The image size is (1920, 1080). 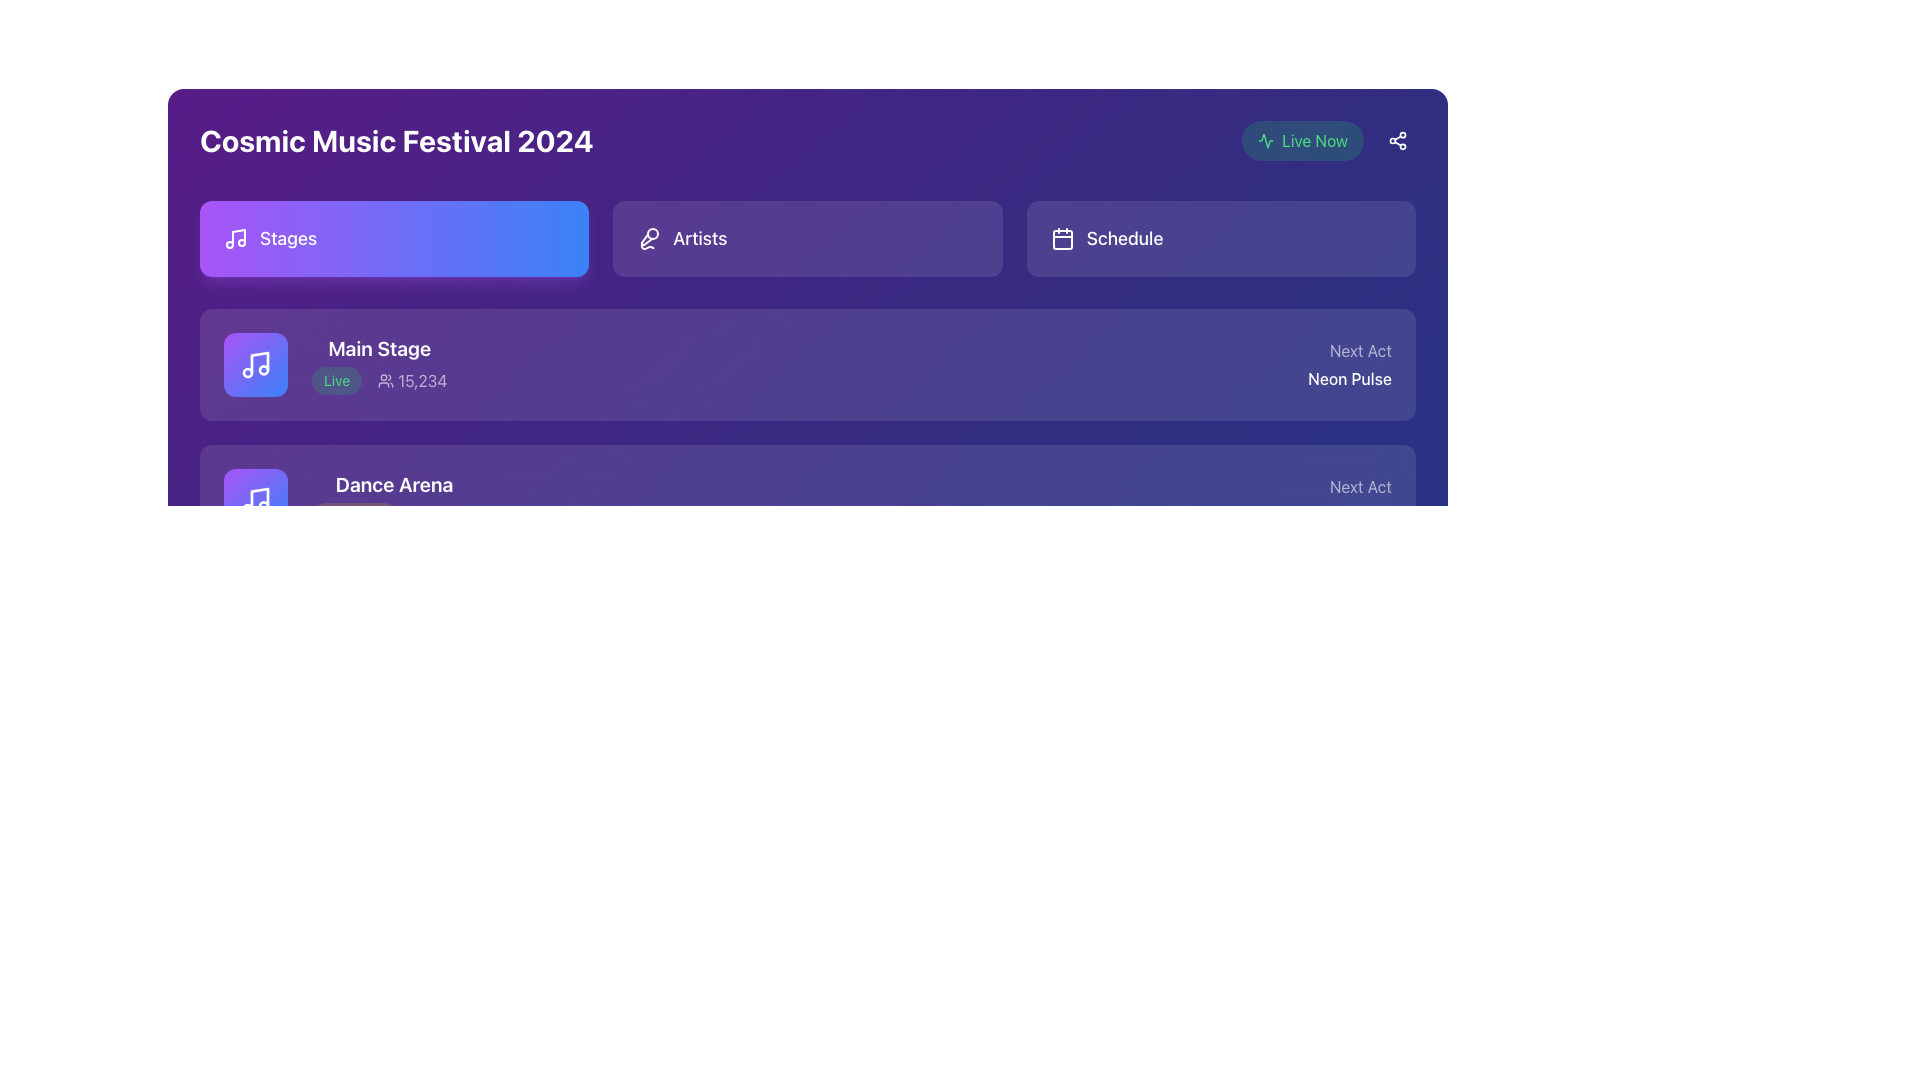 What do you see at coordinates (394, 500) in the screenshot?
I see `the text label displaying the title 'Dance Arena', which is the second item in the vertical list under the 'Stages' section` at bounding box center [394, 500].